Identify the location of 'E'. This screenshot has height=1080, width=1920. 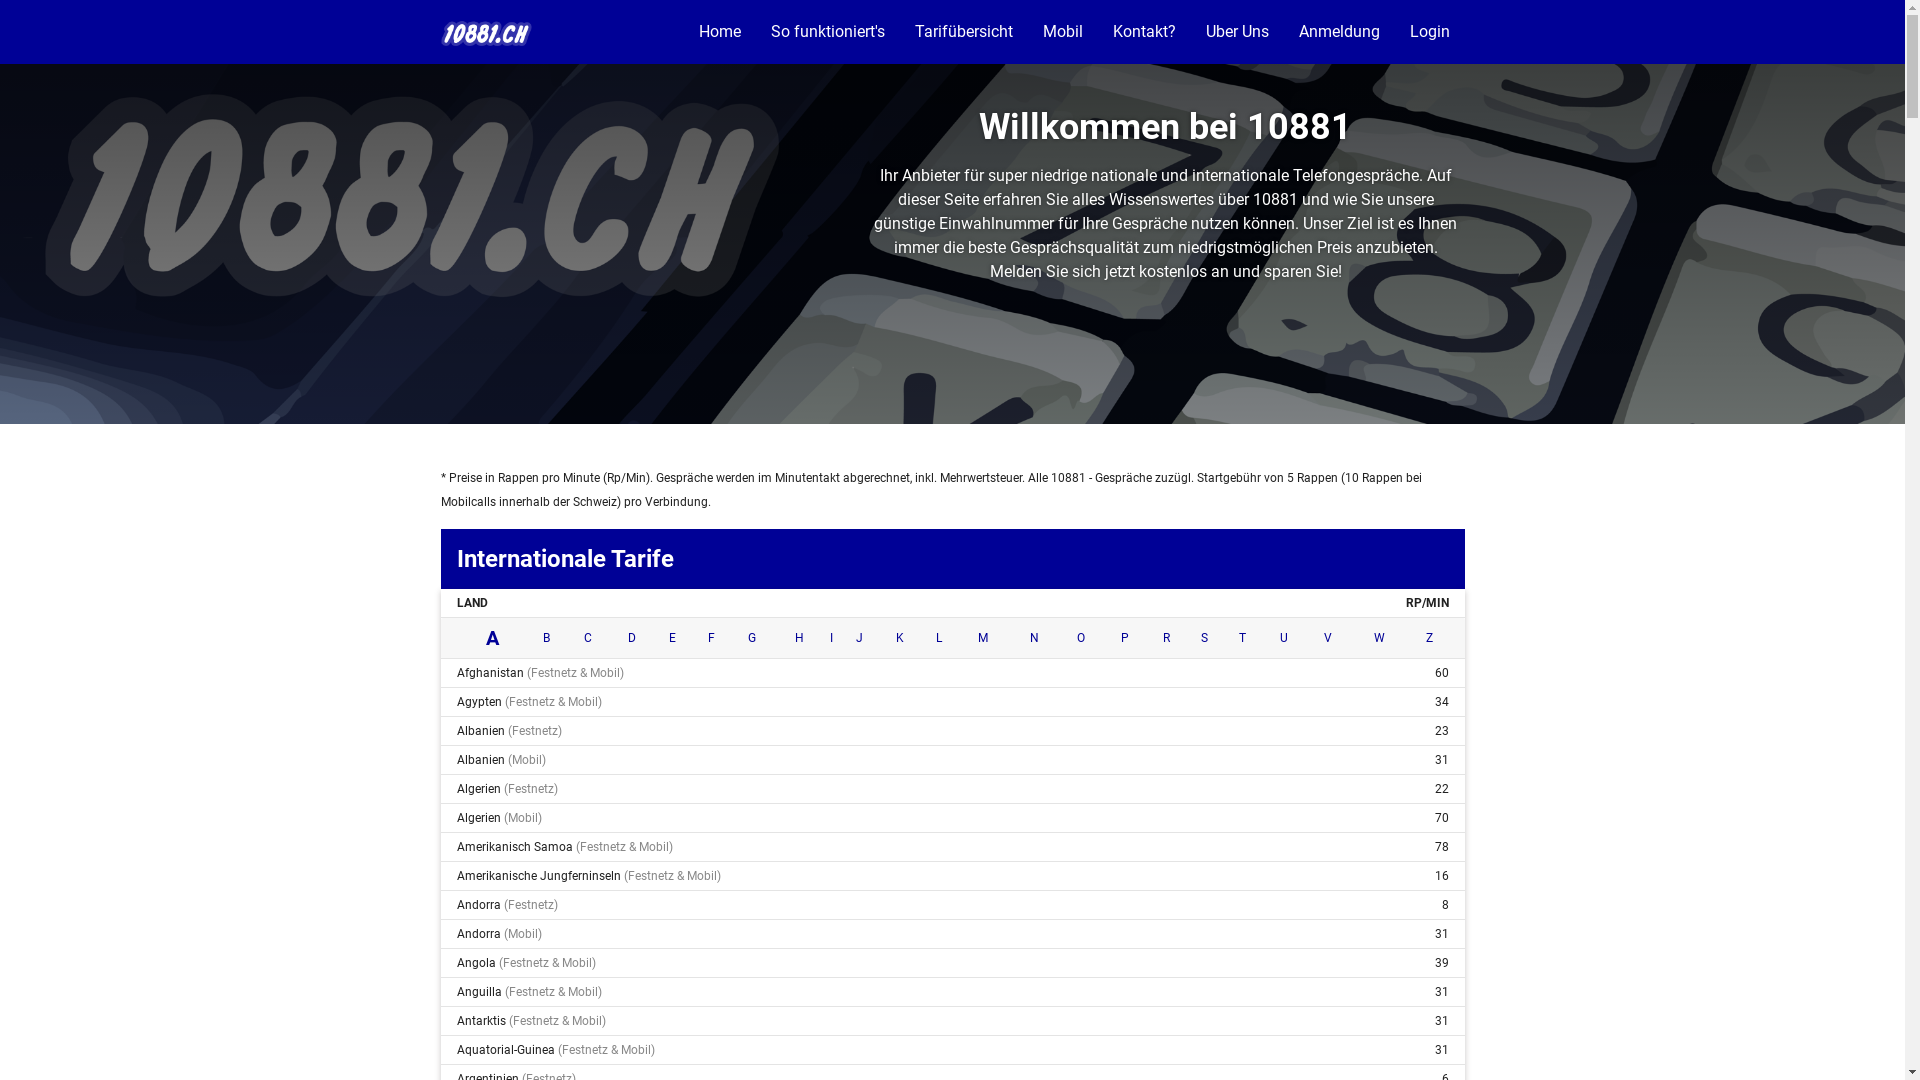
(672, 637).